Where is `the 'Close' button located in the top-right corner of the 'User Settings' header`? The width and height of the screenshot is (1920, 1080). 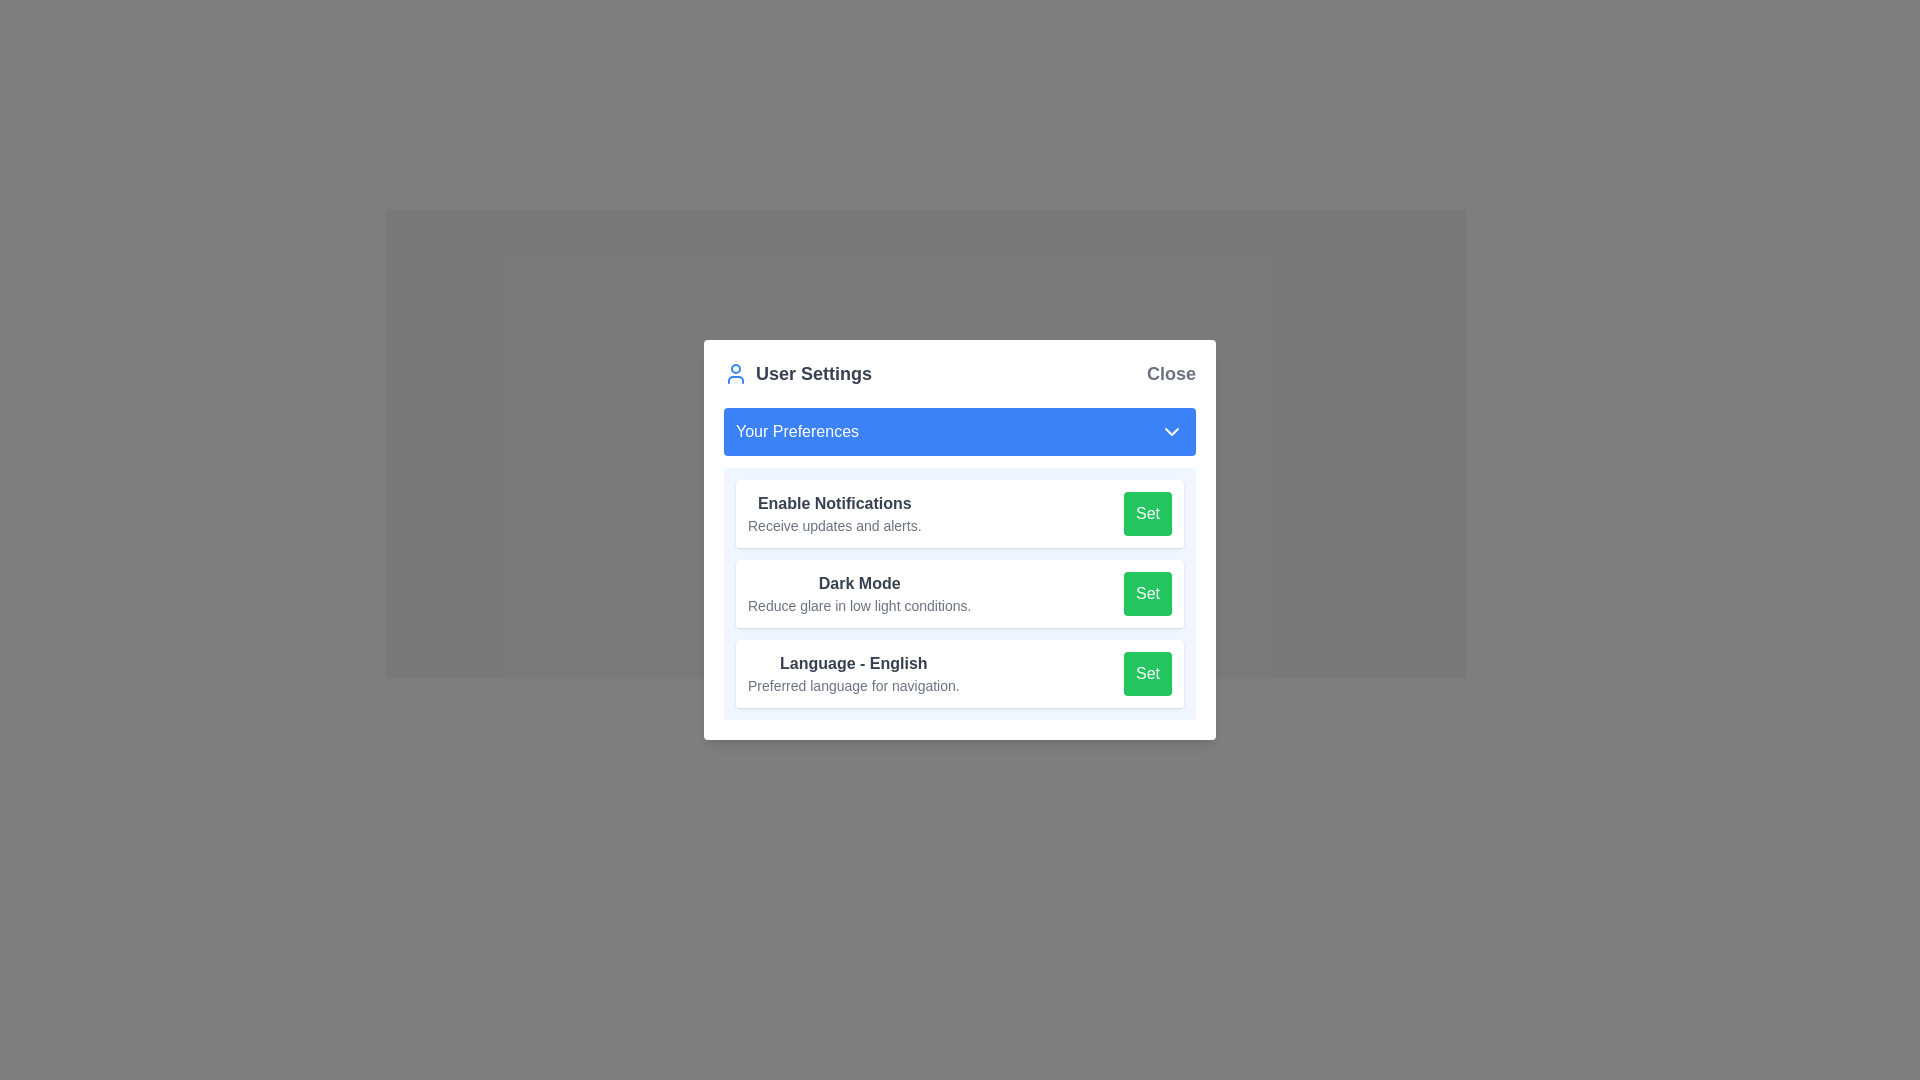
the 'Close' button located in the top-right corner of the 'User Settings' header is located at coordinates (1171, 374).